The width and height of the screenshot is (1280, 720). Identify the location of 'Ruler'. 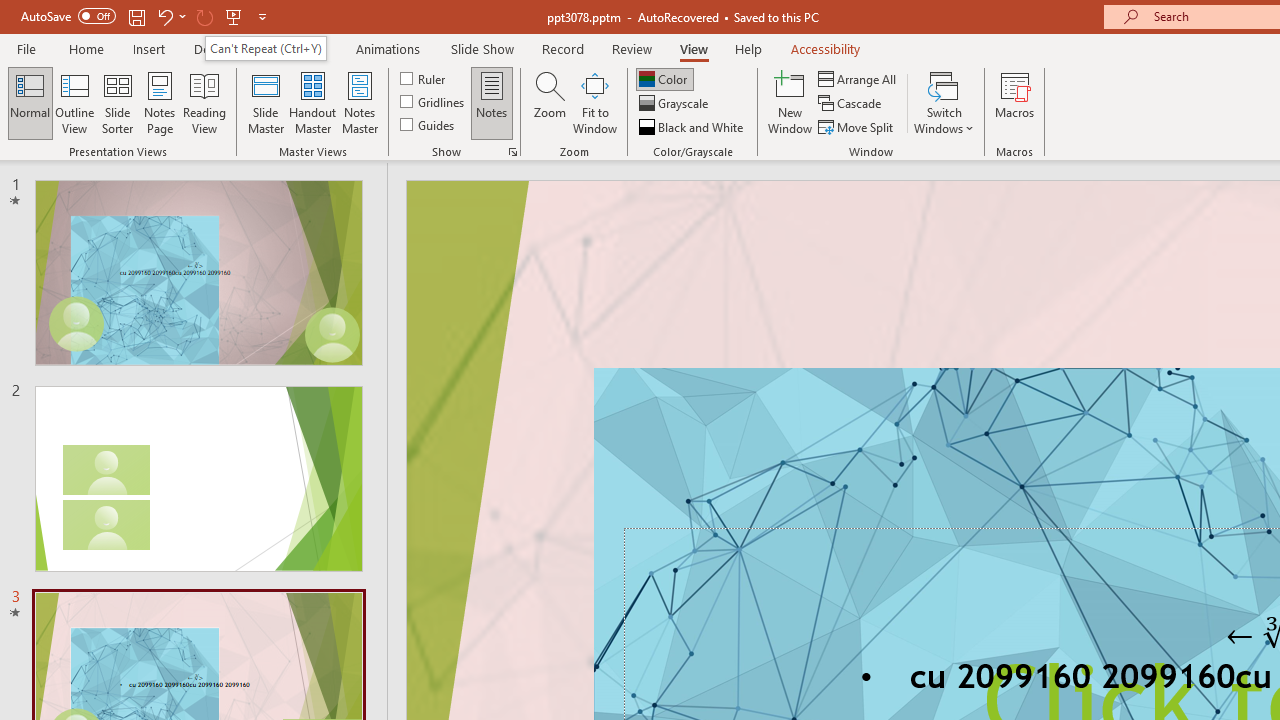
(423, 77).